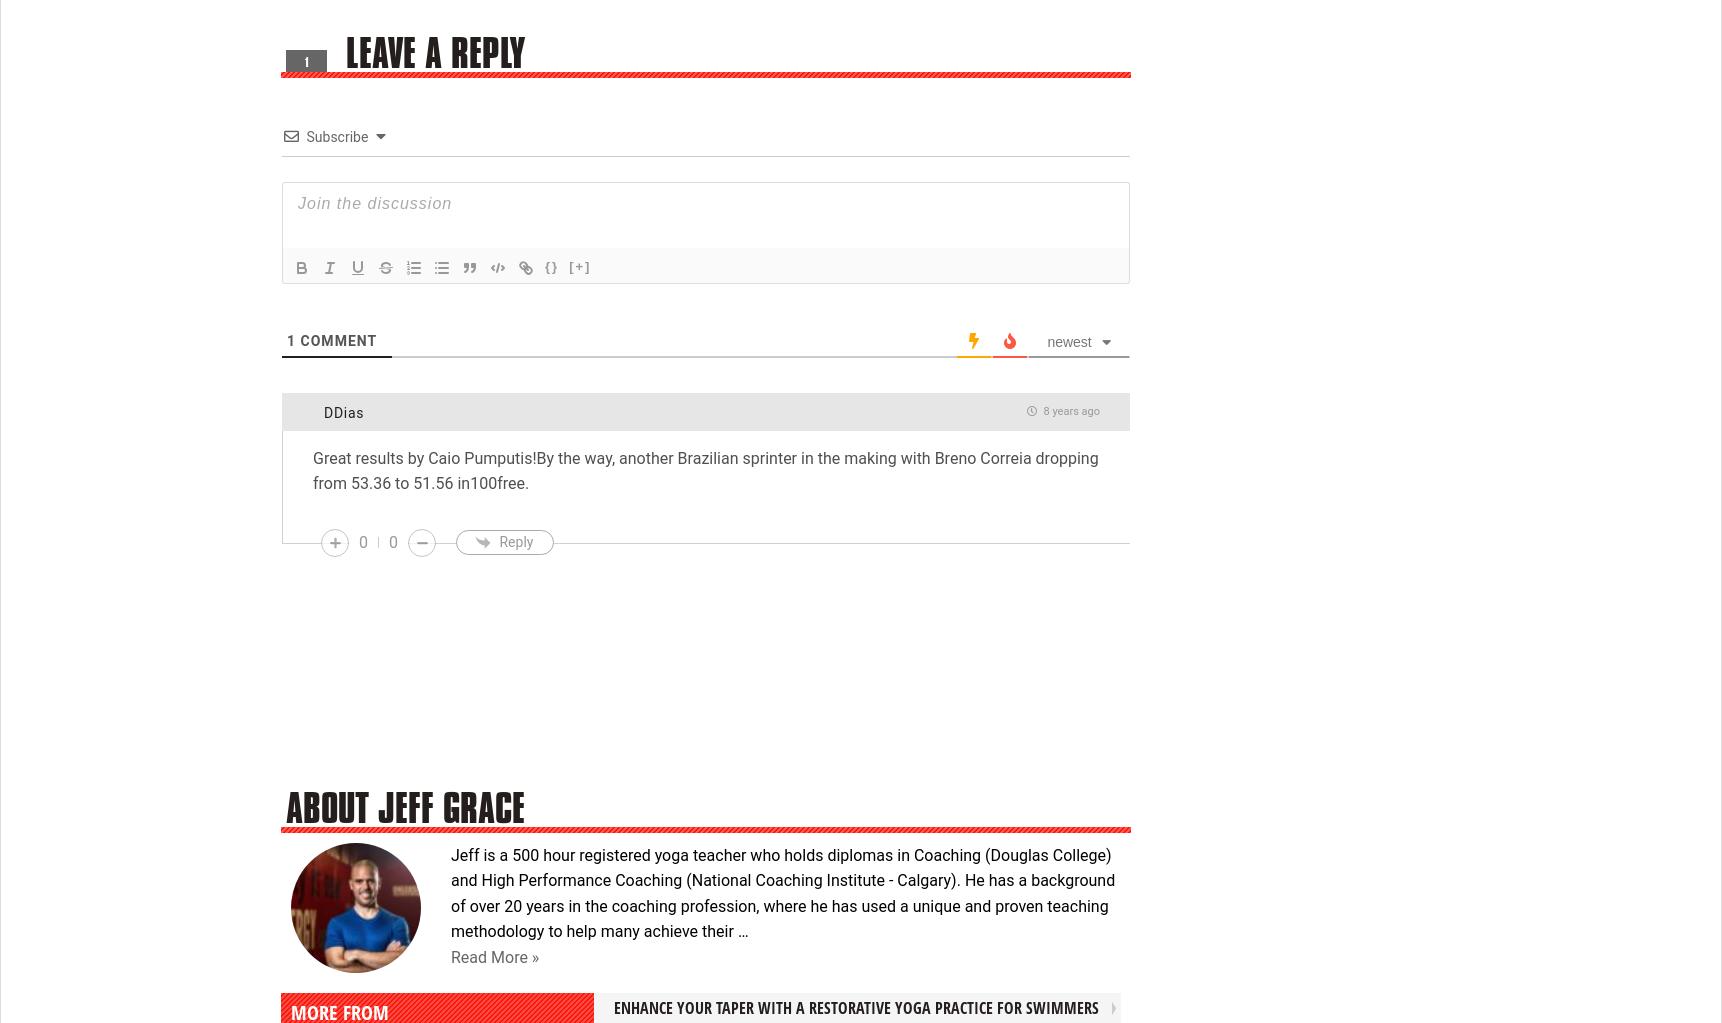 The width and height of the screenshot is (1722, 1023). I want to click on 'DDias', so click(323, 412).